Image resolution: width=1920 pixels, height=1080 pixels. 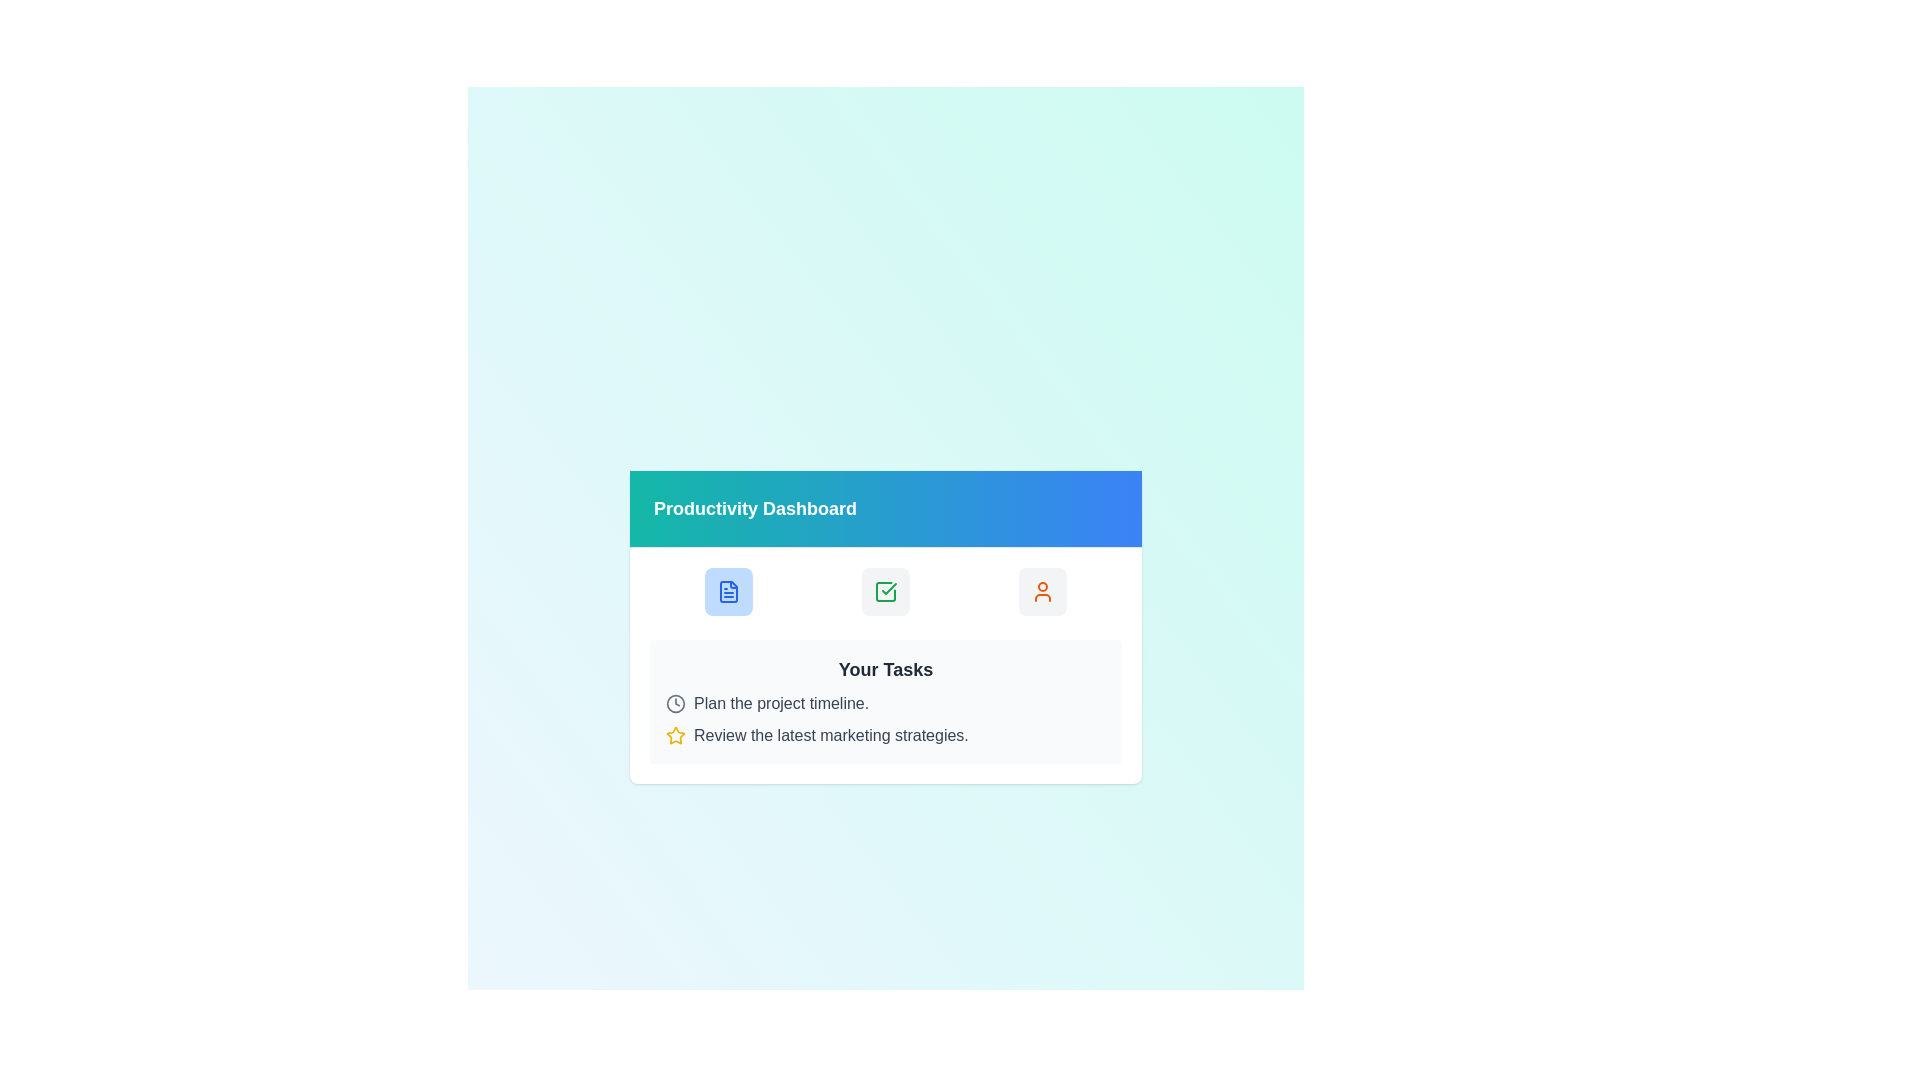 What do you see at coordinates (676, 702) in the screenshot?
I see `the time-related icon located to the left of the text 'Plan the project timeline.'` at bounding box center [676, 702].